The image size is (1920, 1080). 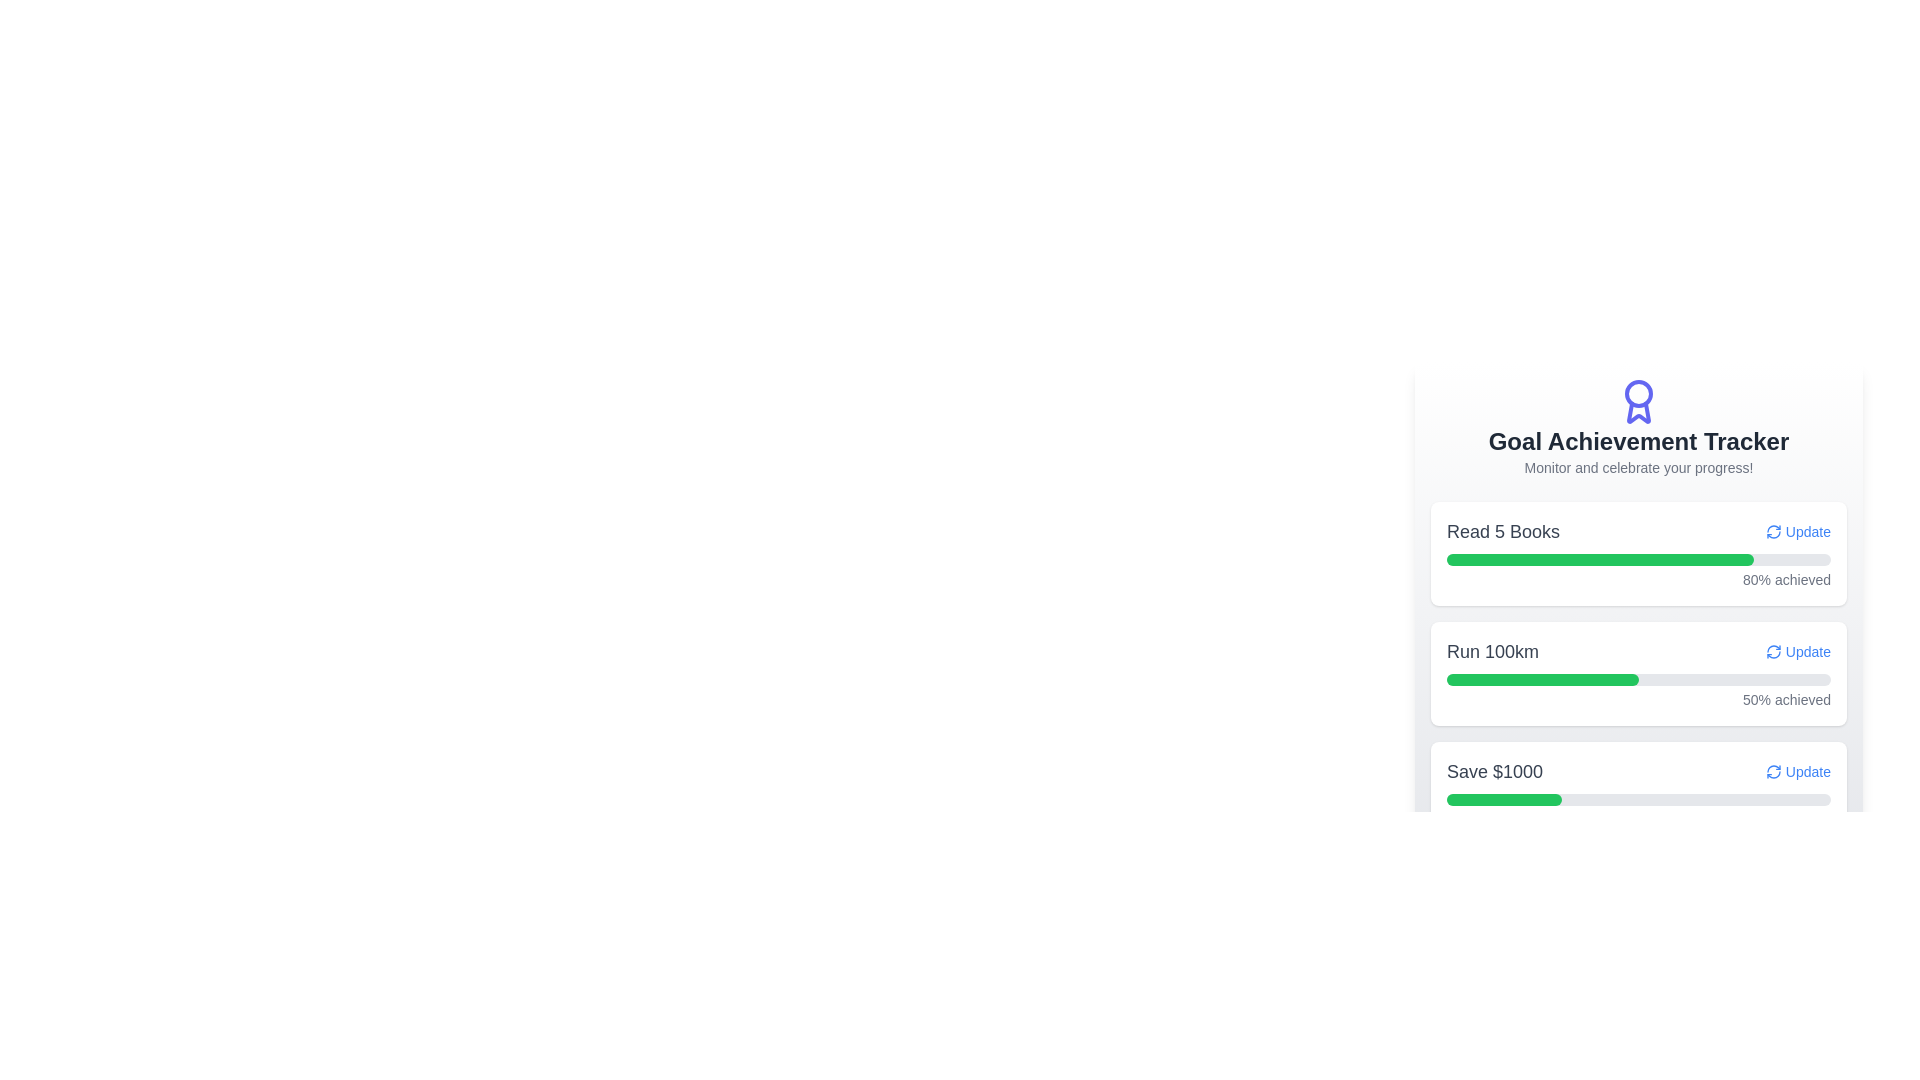 I want to click on the circular refresh icon styled with a blue line, located to the immediate right of the 'Update' text in the first achievement entry titled 'Read 5 Books', to initiate the update action, so click(x=1773, y=531).